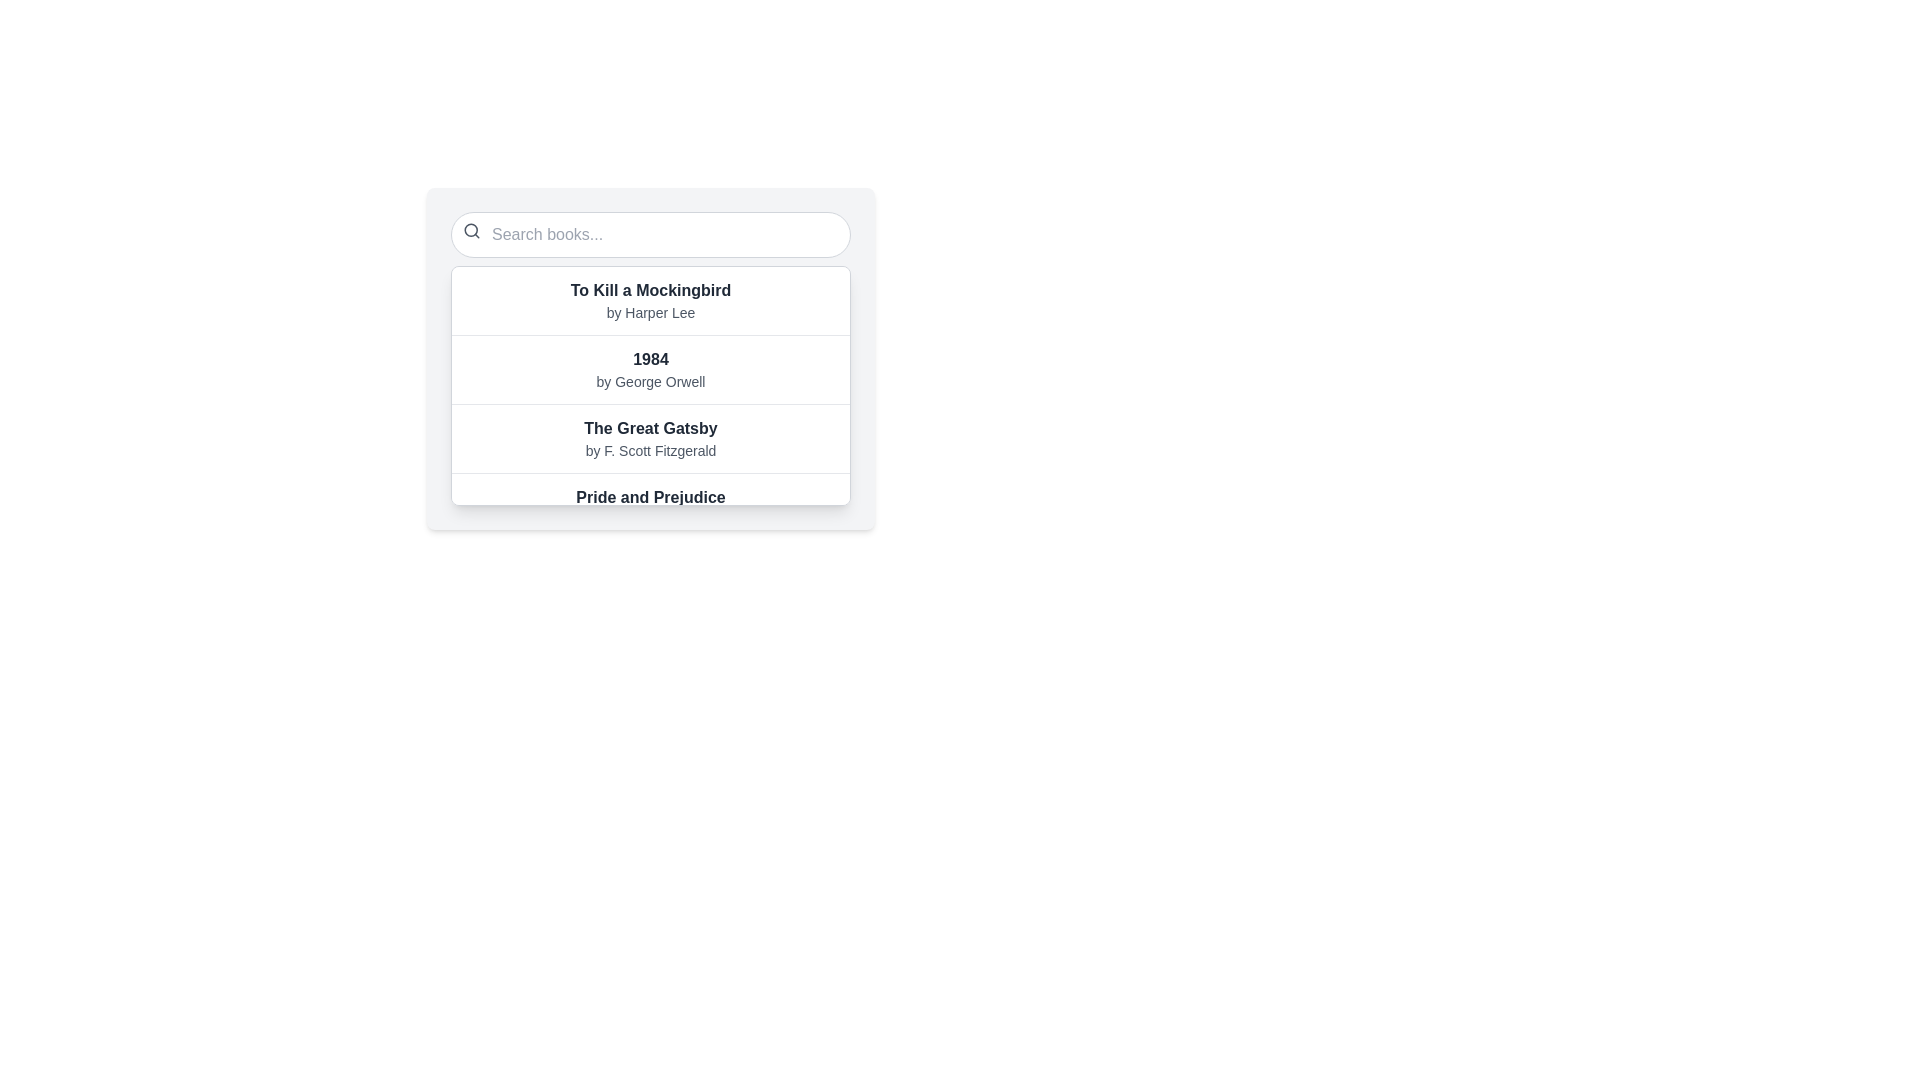  I want to click on the text label indicating the author of 'To Kill a Mockingbird', which is positioned directly beneath the book title in the user interface, so click(651, 312).